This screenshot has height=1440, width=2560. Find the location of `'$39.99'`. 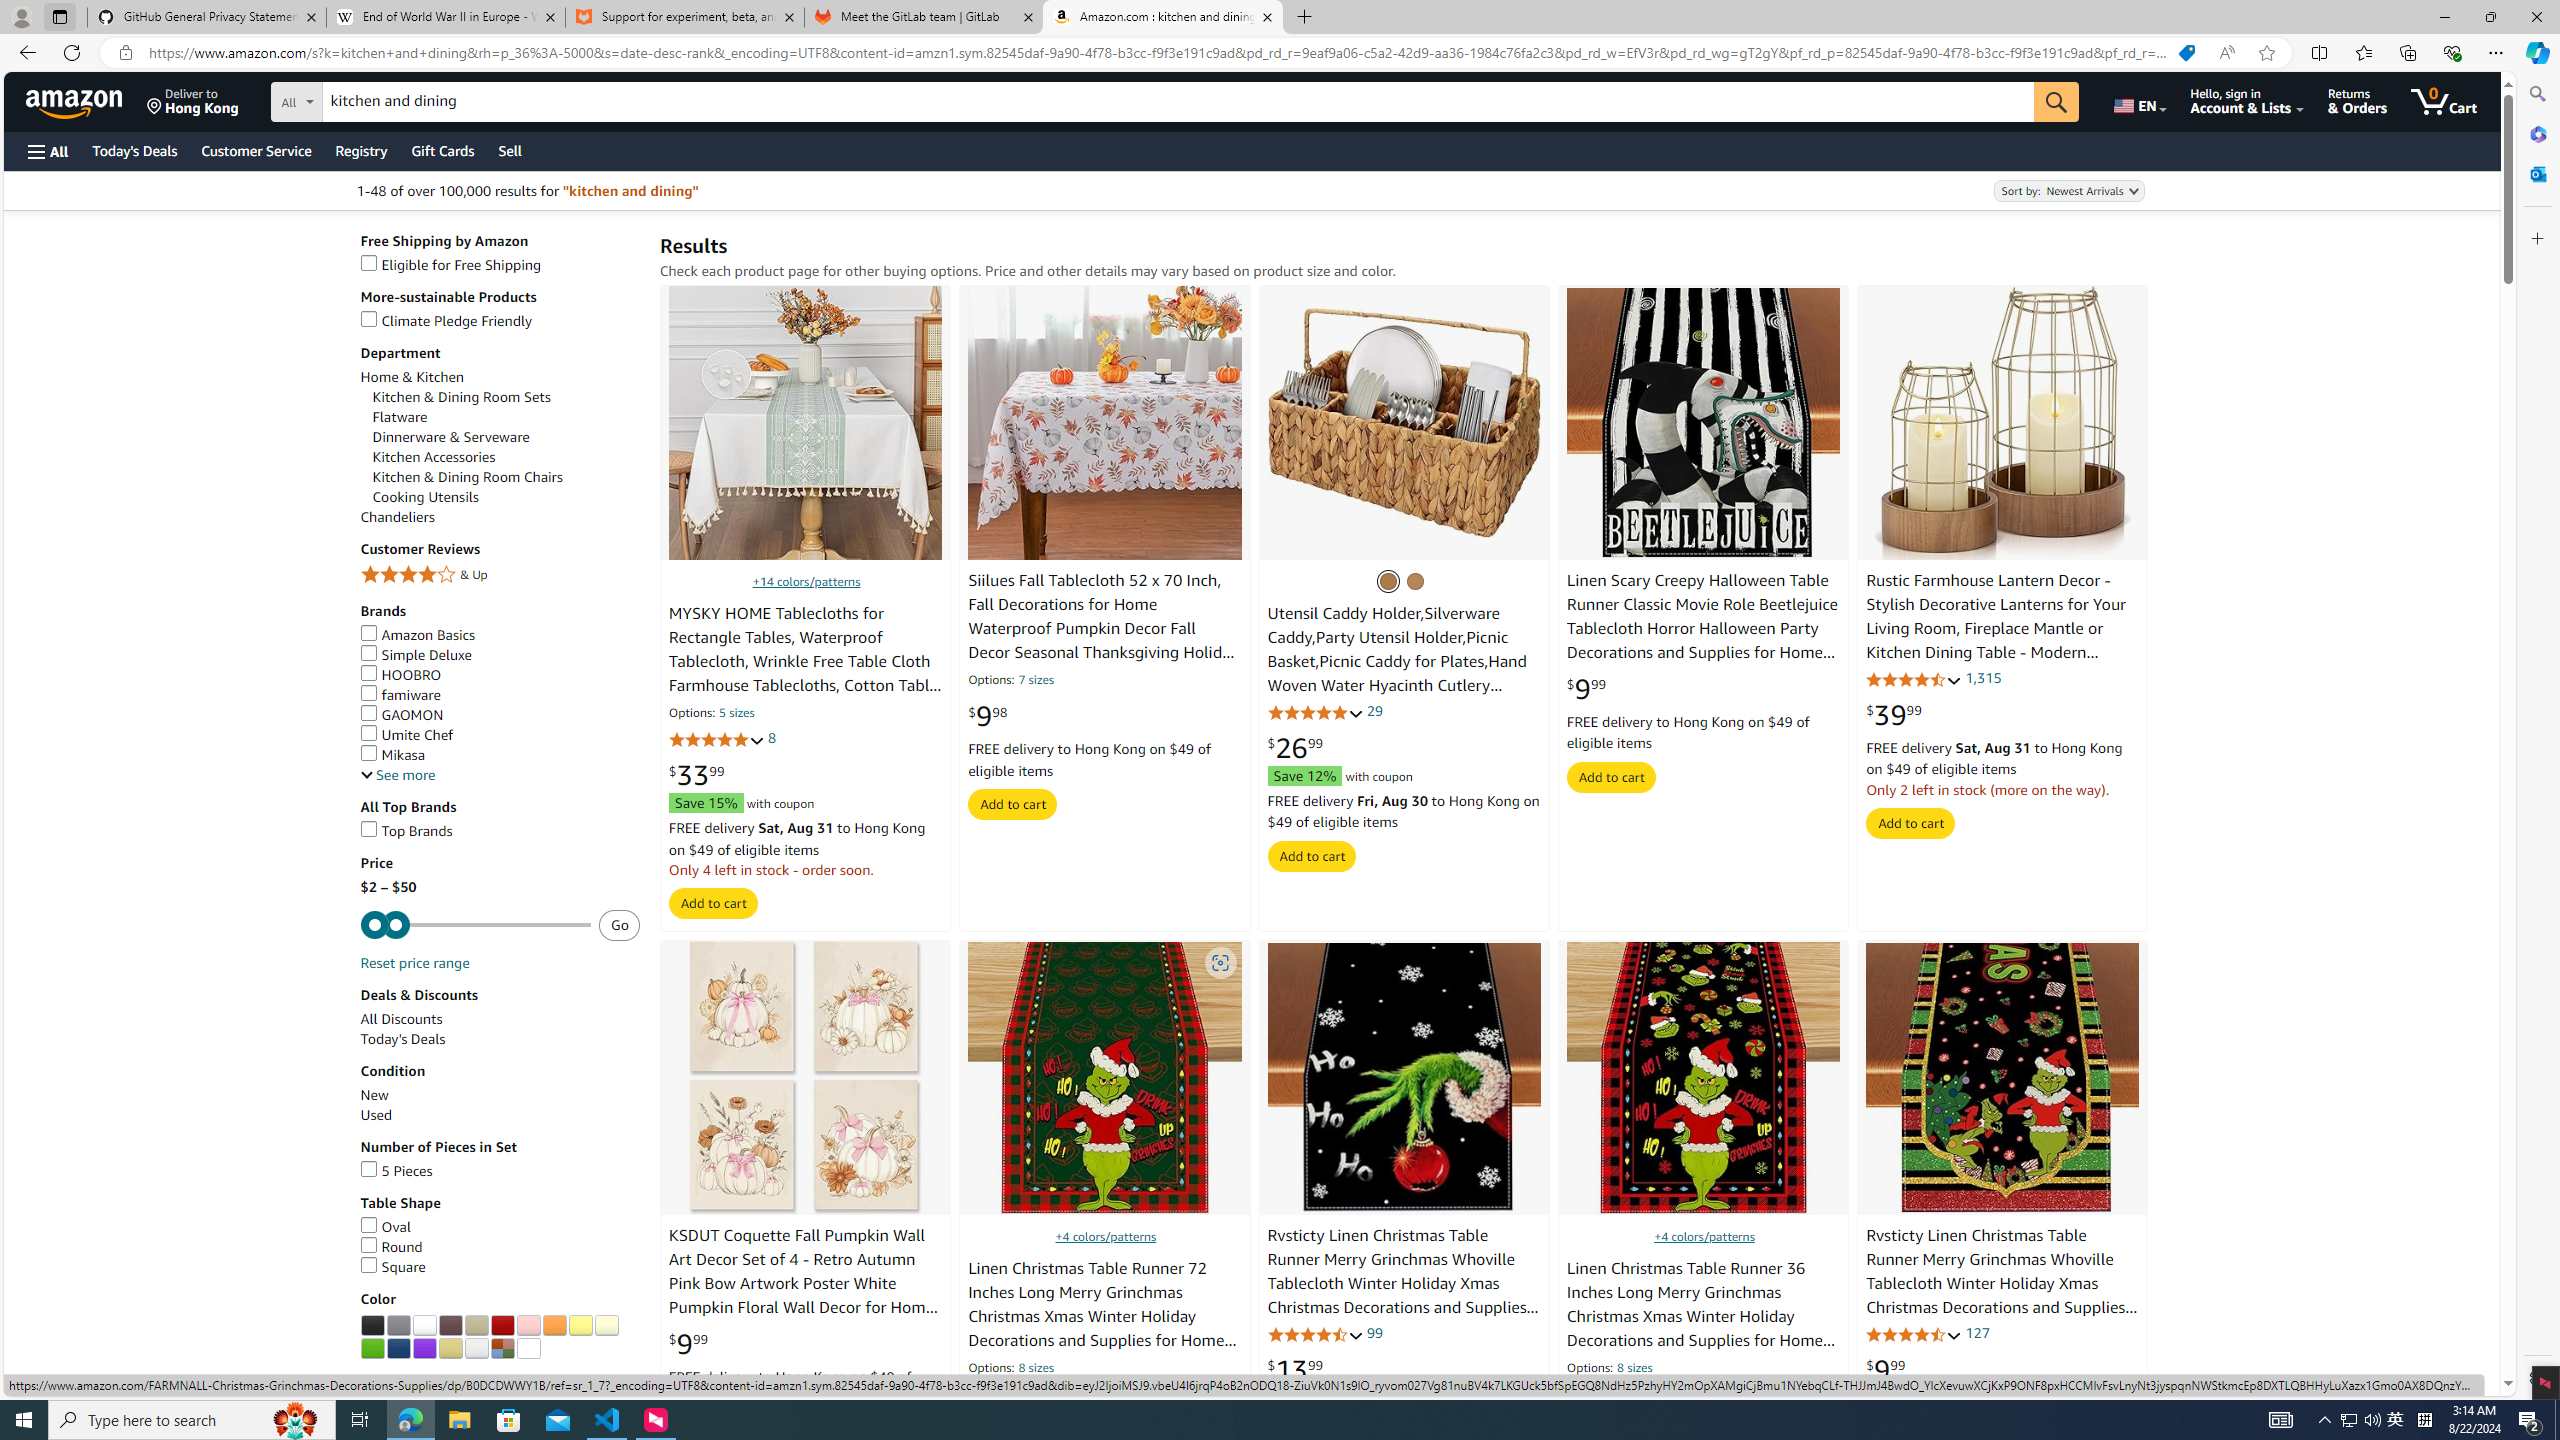

'$39.99' is located at coordinates (1893, 713).